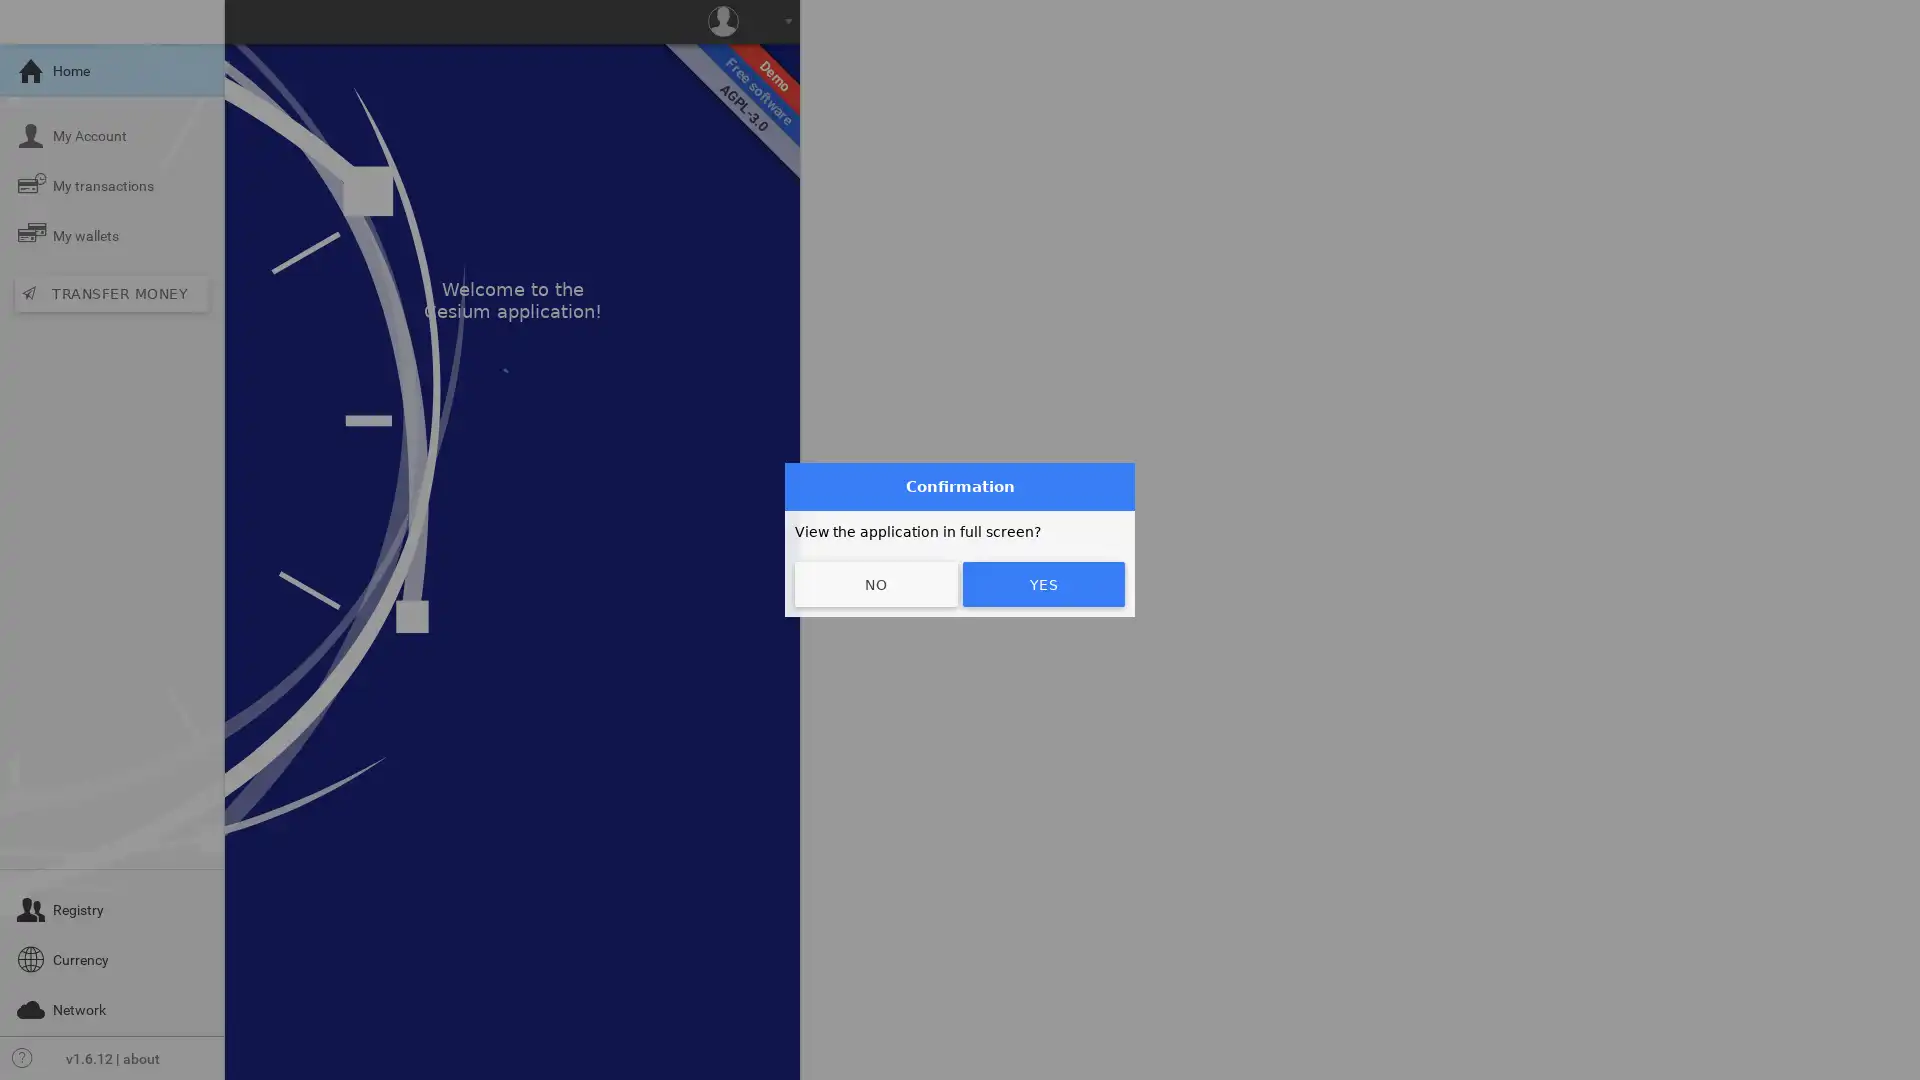  Describe the element at coordinates (1070, 385) in the screenshot. I see `CREATE A FREE ACCOUNT` at that location.